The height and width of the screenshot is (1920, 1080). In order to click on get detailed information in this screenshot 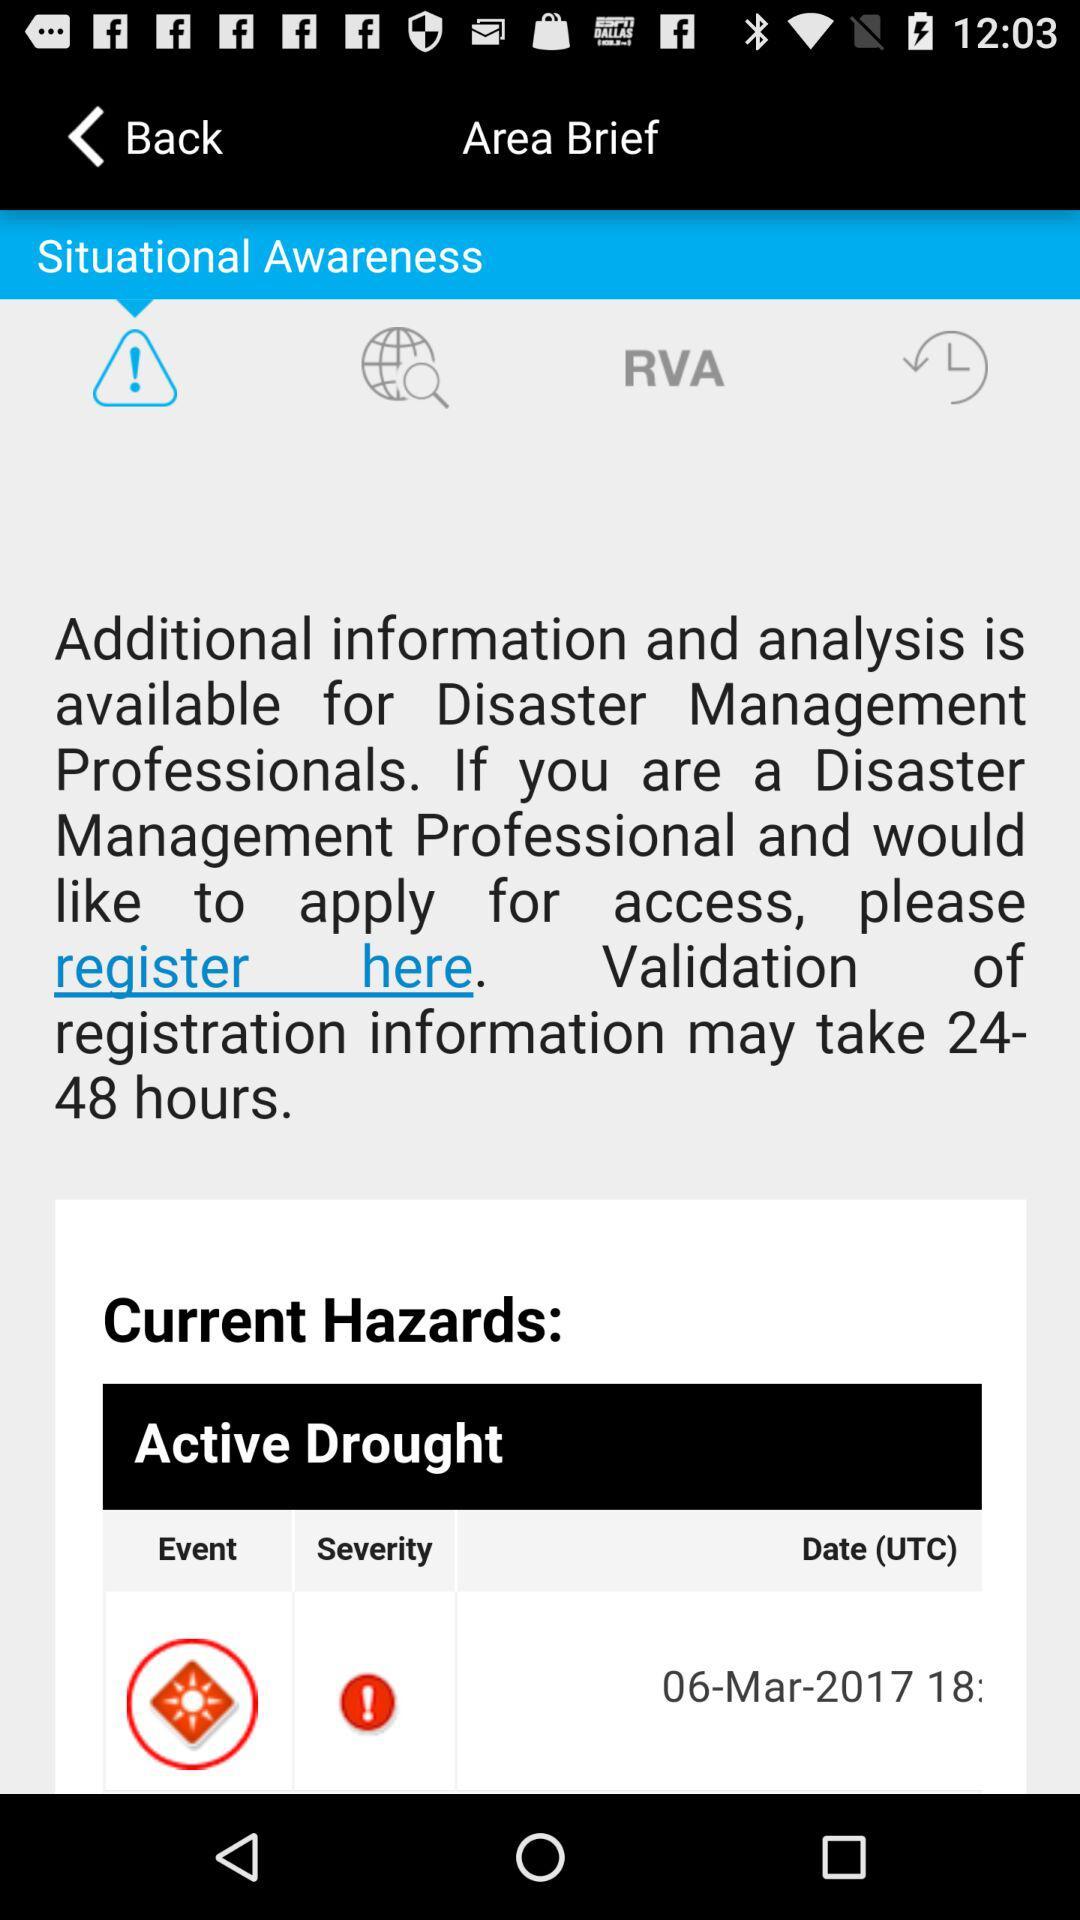, I will do `click(540, 1113)`.